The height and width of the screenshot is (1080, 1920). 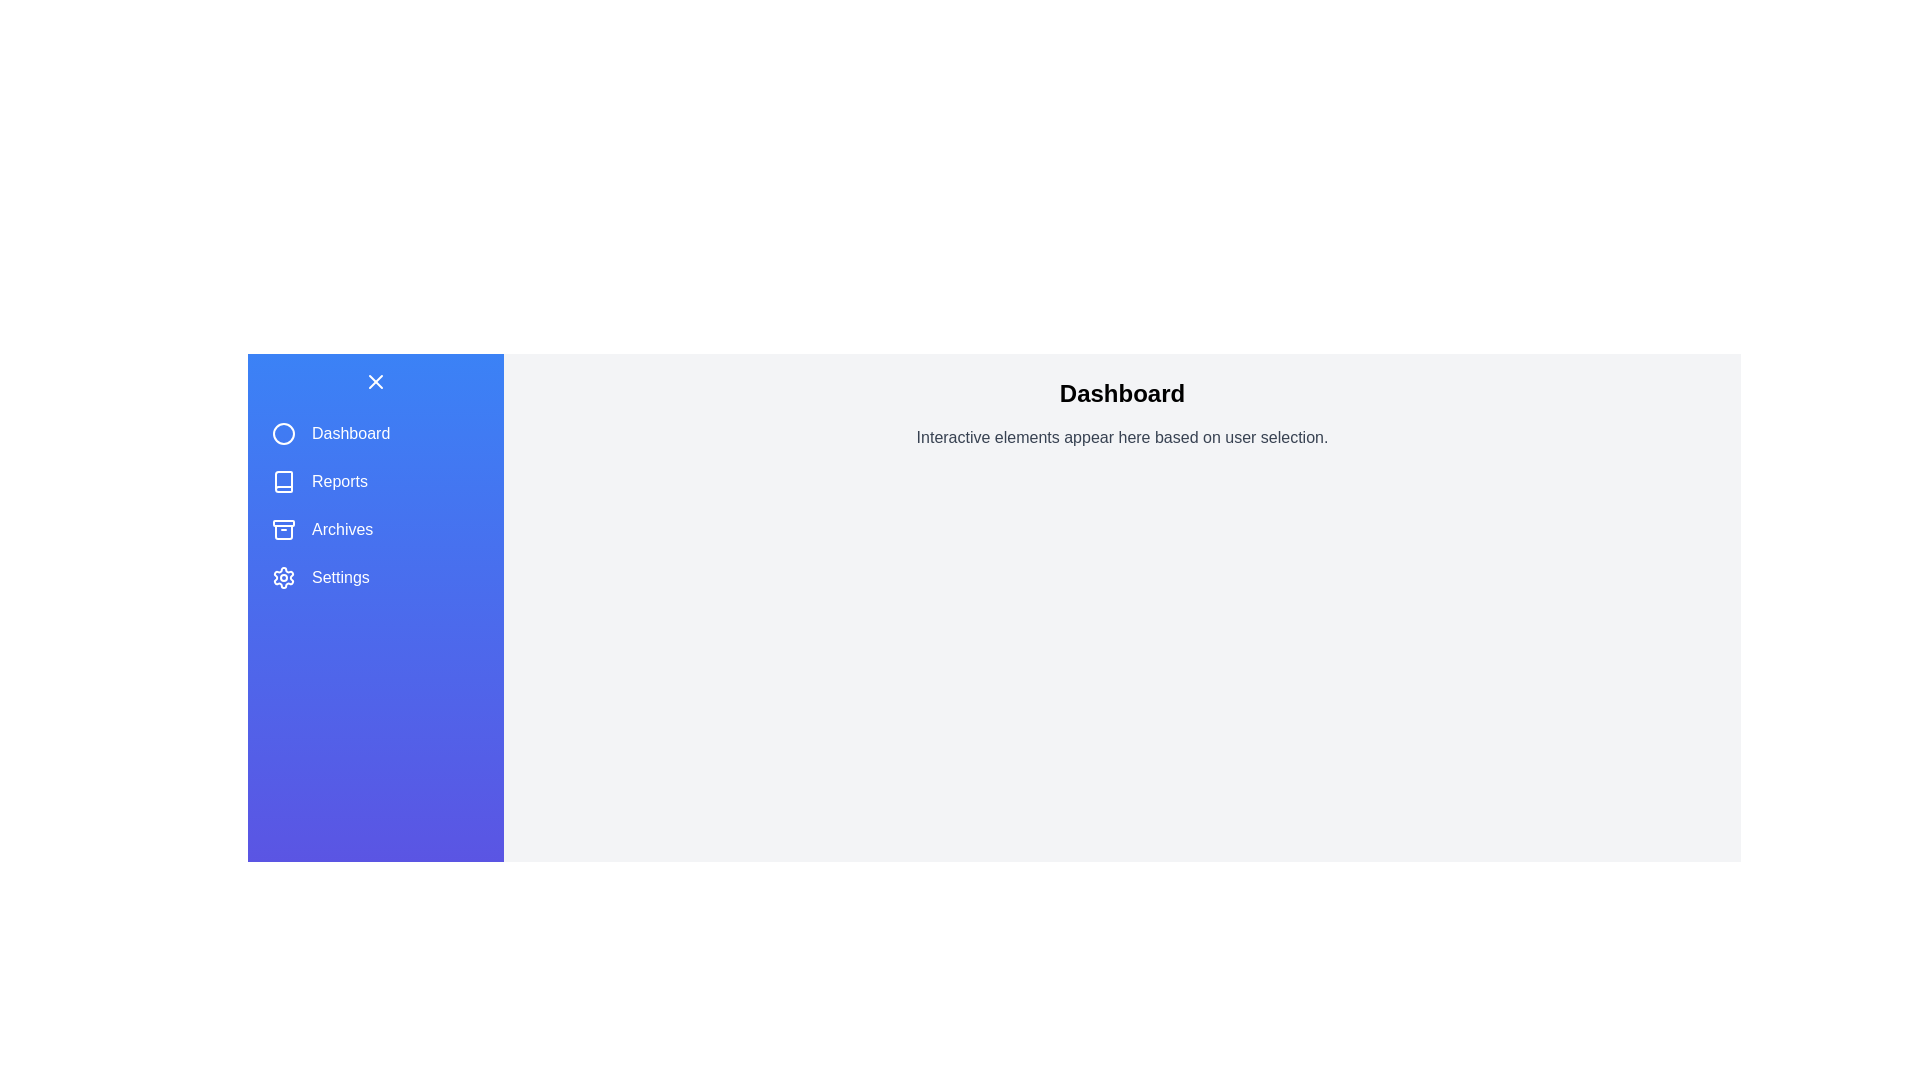 I want to click on the menu item labeled Settings, so click(x=375, y=578).